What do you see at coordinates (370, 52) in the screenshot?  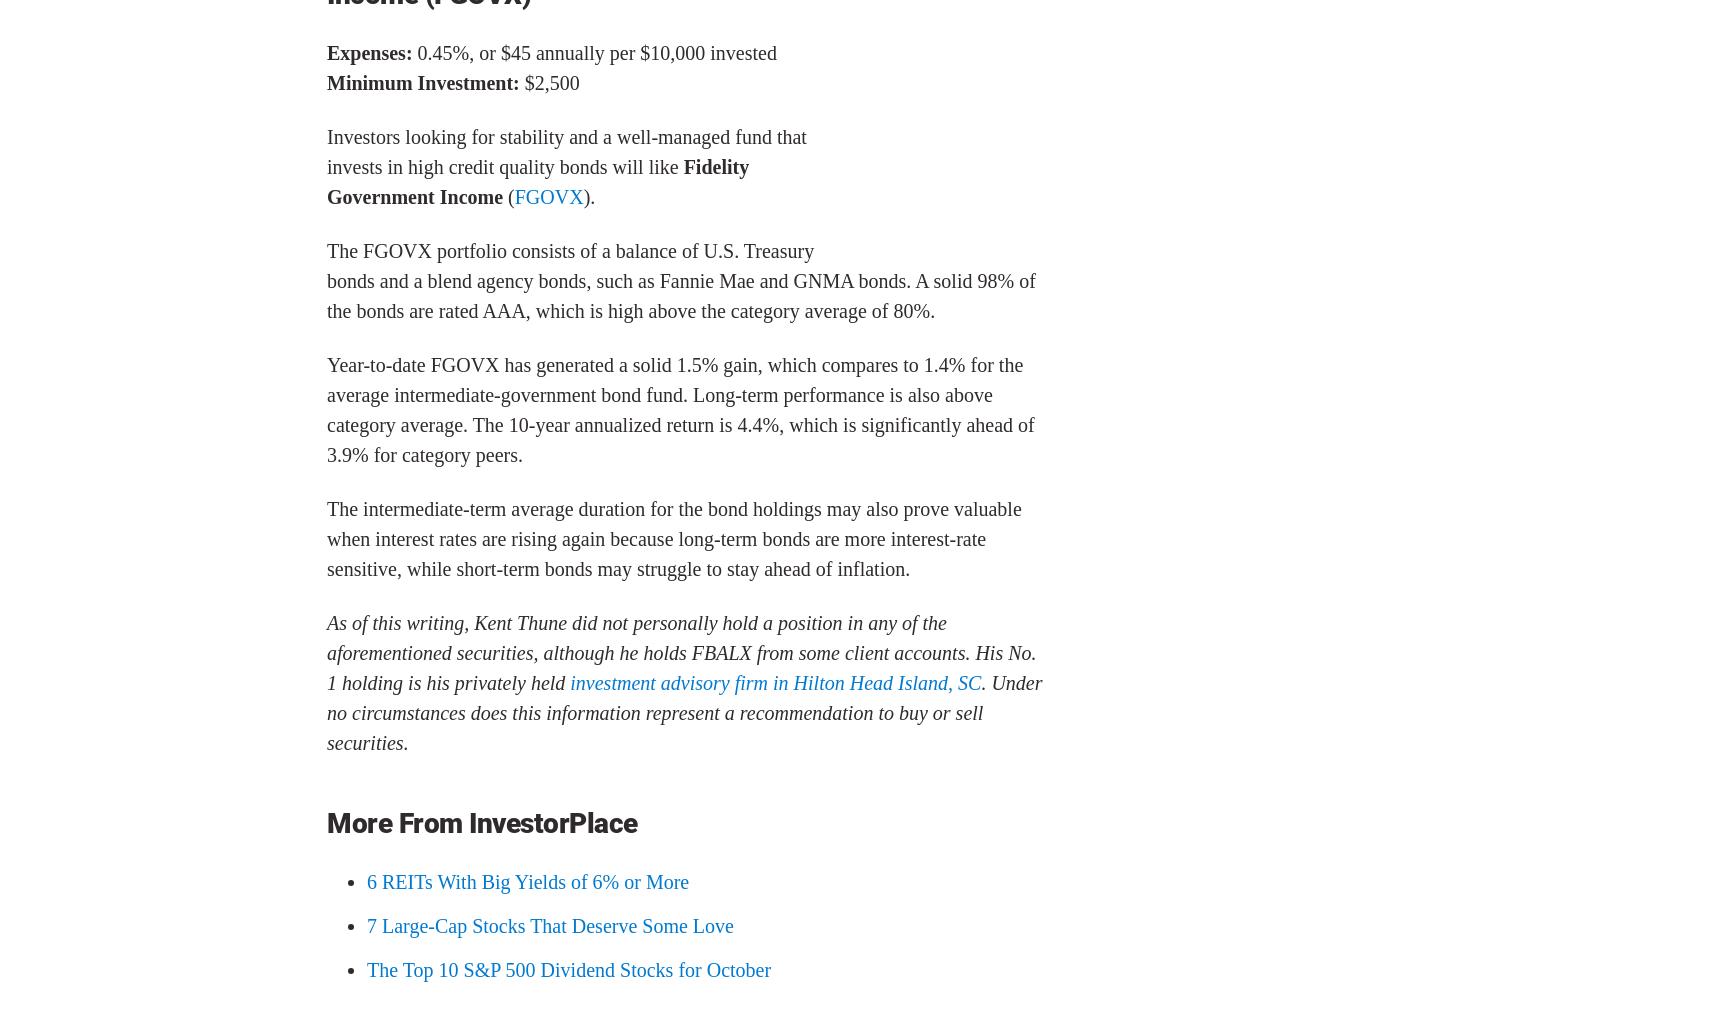 I see `'Expenses:'` at bounding box center [370, 52].